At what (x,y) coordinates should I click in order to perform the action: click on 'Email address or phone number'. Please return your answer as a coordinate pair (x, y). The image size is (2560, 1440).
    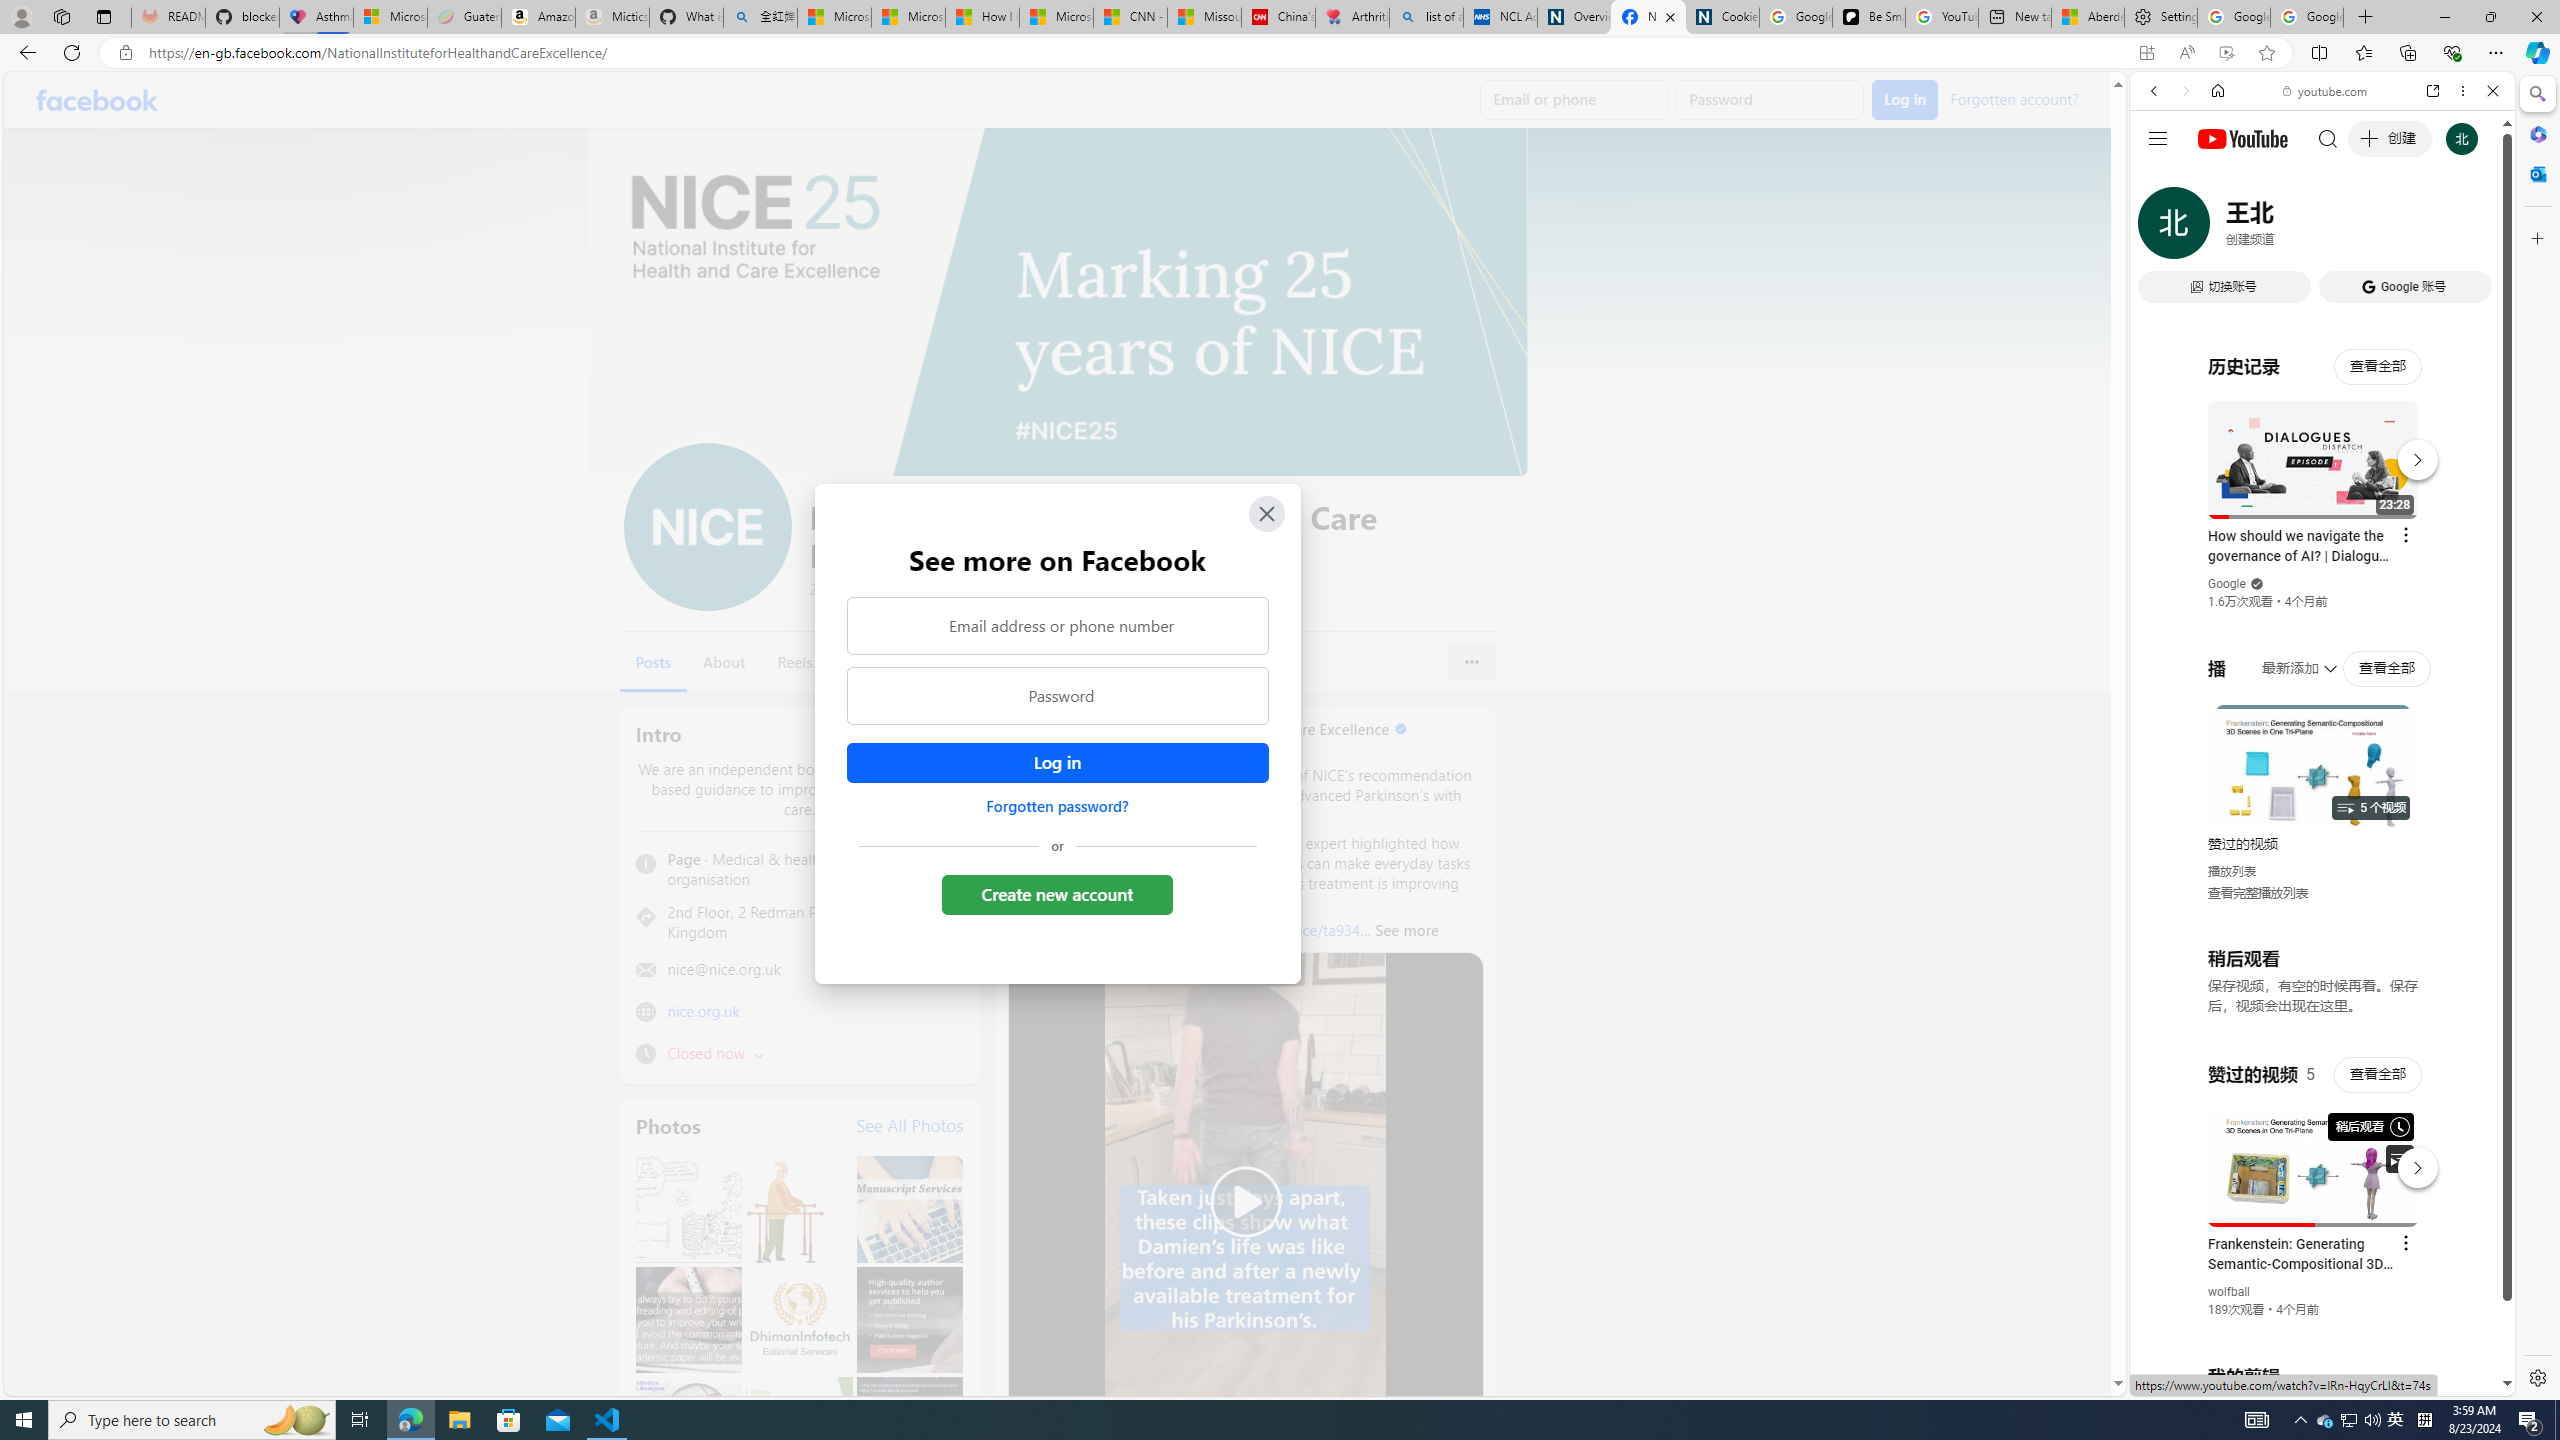
    Looking at the image, I should click on (1056, 624).